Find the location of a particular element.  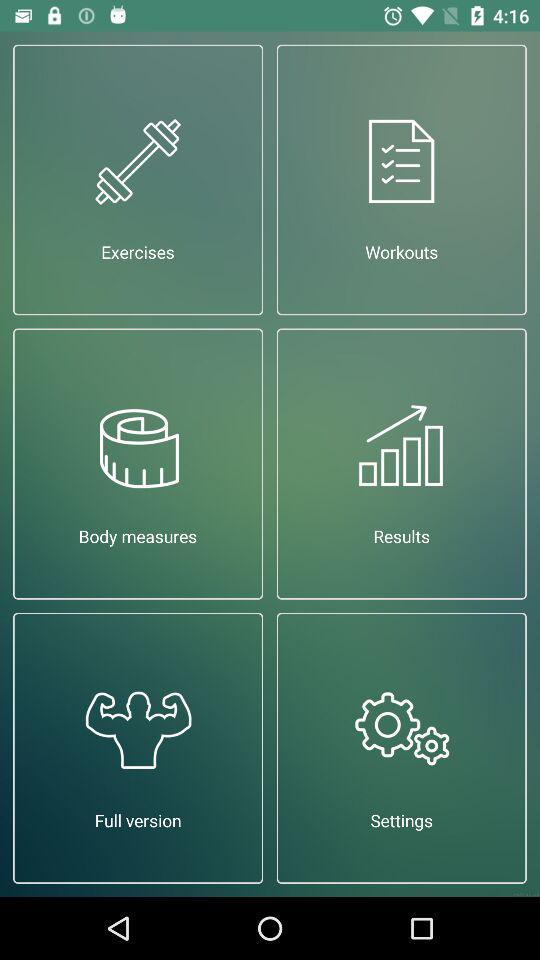

the icon next to exercises is located at coordinates (401, 178).